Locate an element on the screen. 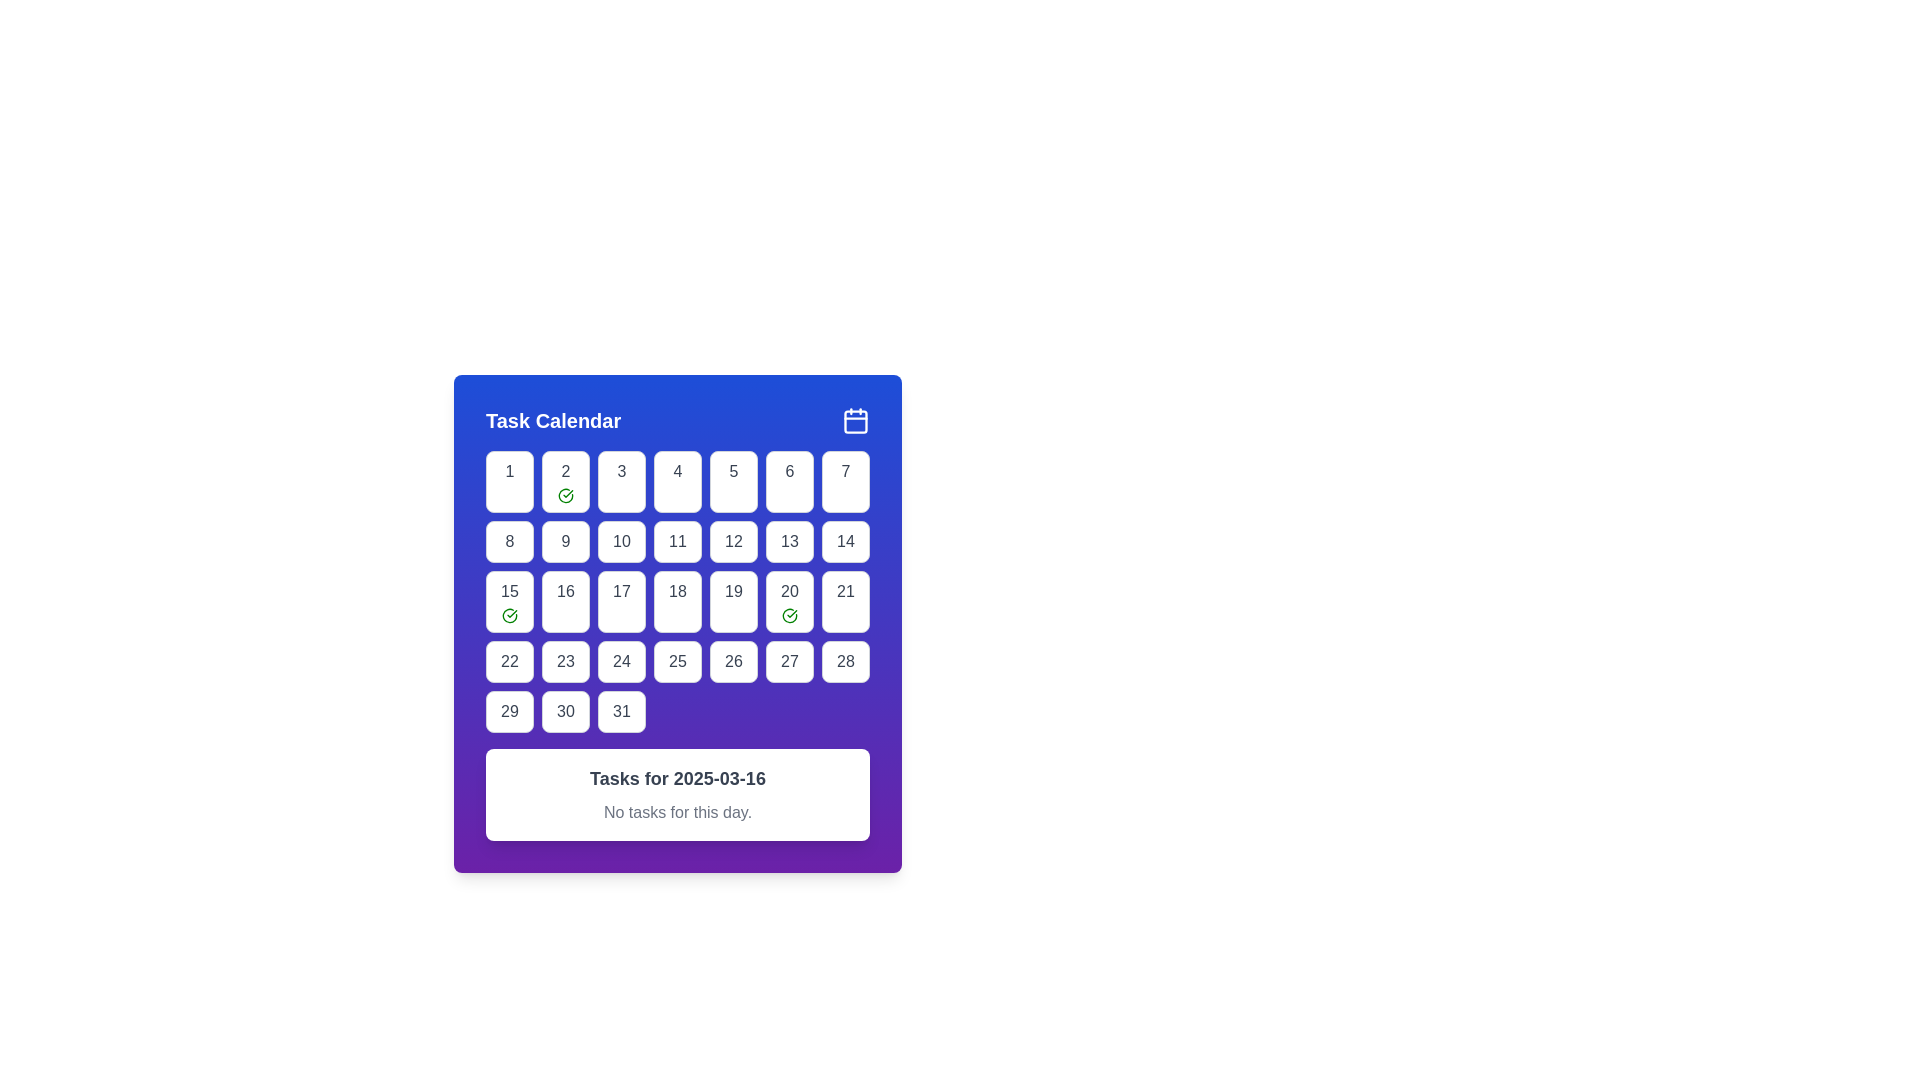  the date '6' in the calendar is located at coordinates (789, 471).